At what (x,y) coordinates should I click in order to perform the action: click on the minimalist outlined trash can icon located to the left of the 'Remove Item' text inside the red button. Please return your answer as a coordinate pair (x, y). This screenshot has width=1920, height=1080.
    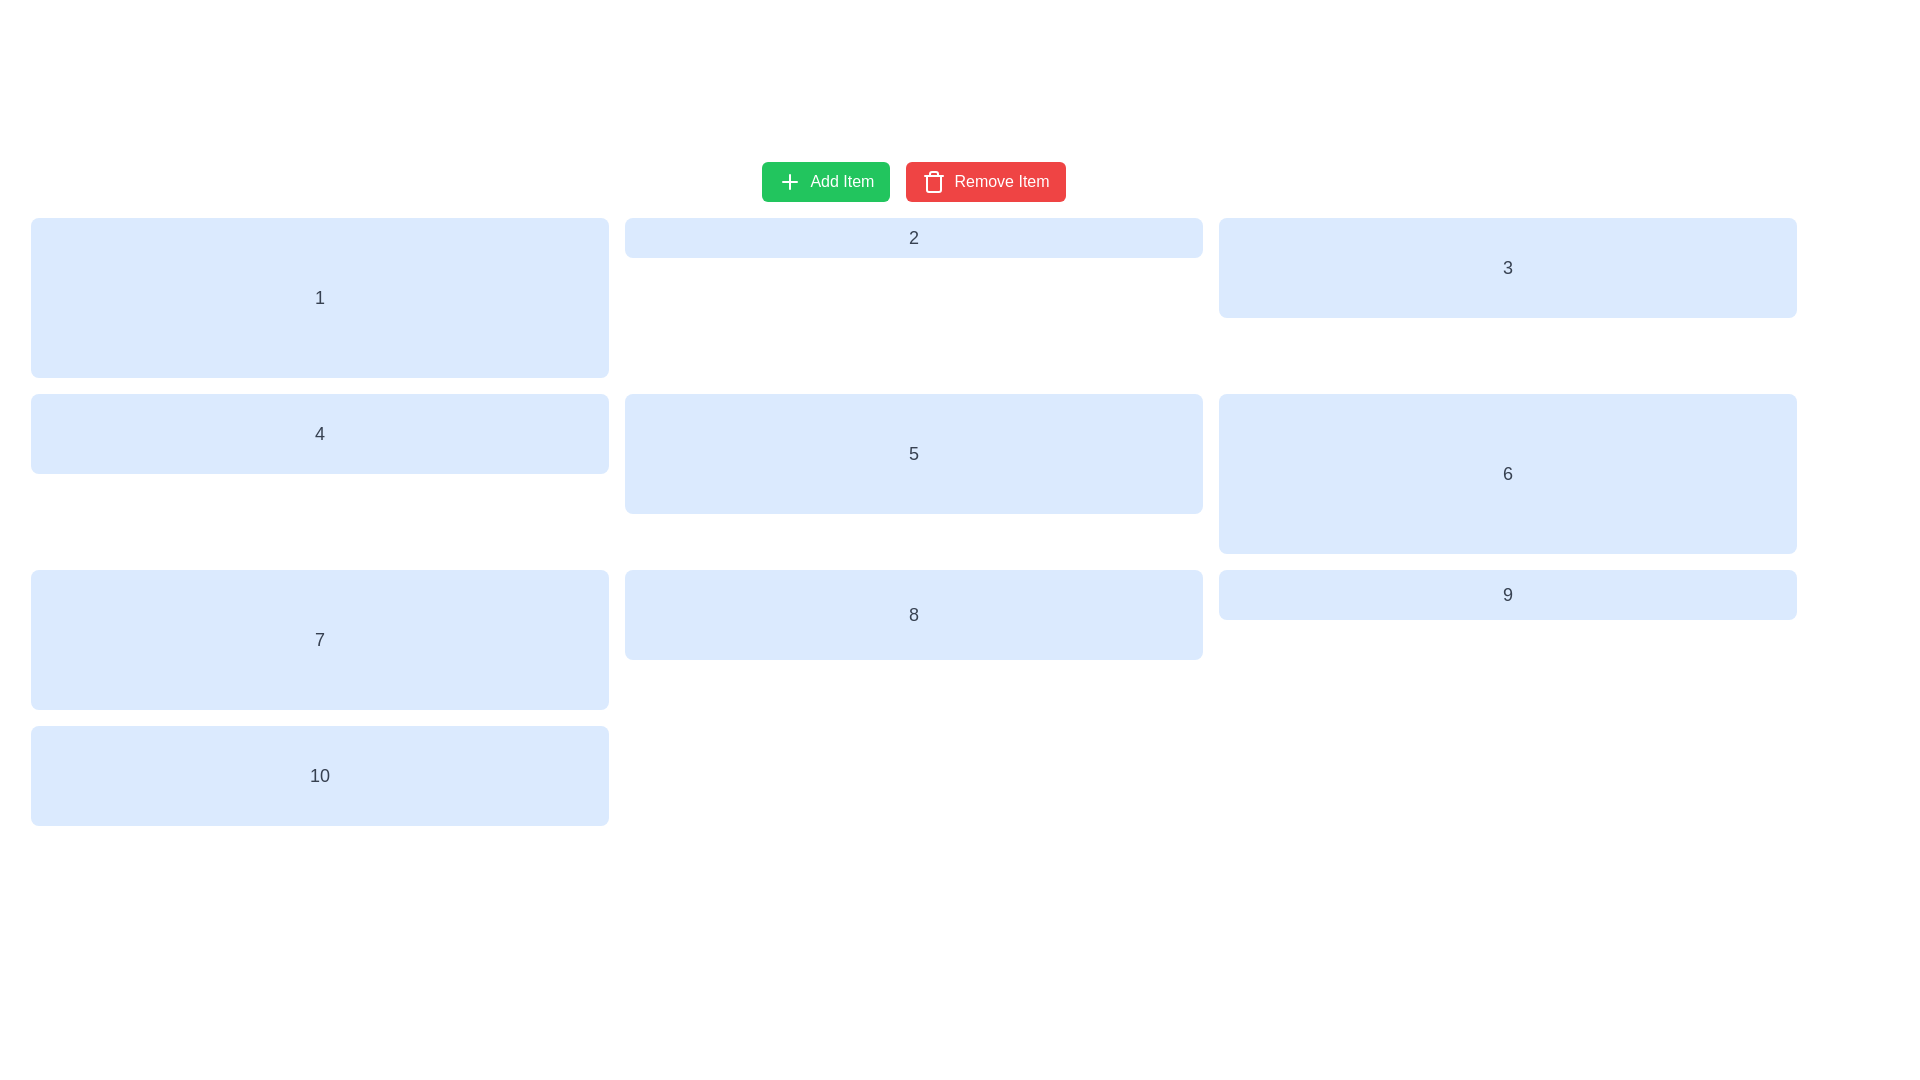
    Looking at the image, I should click on (933, 181).